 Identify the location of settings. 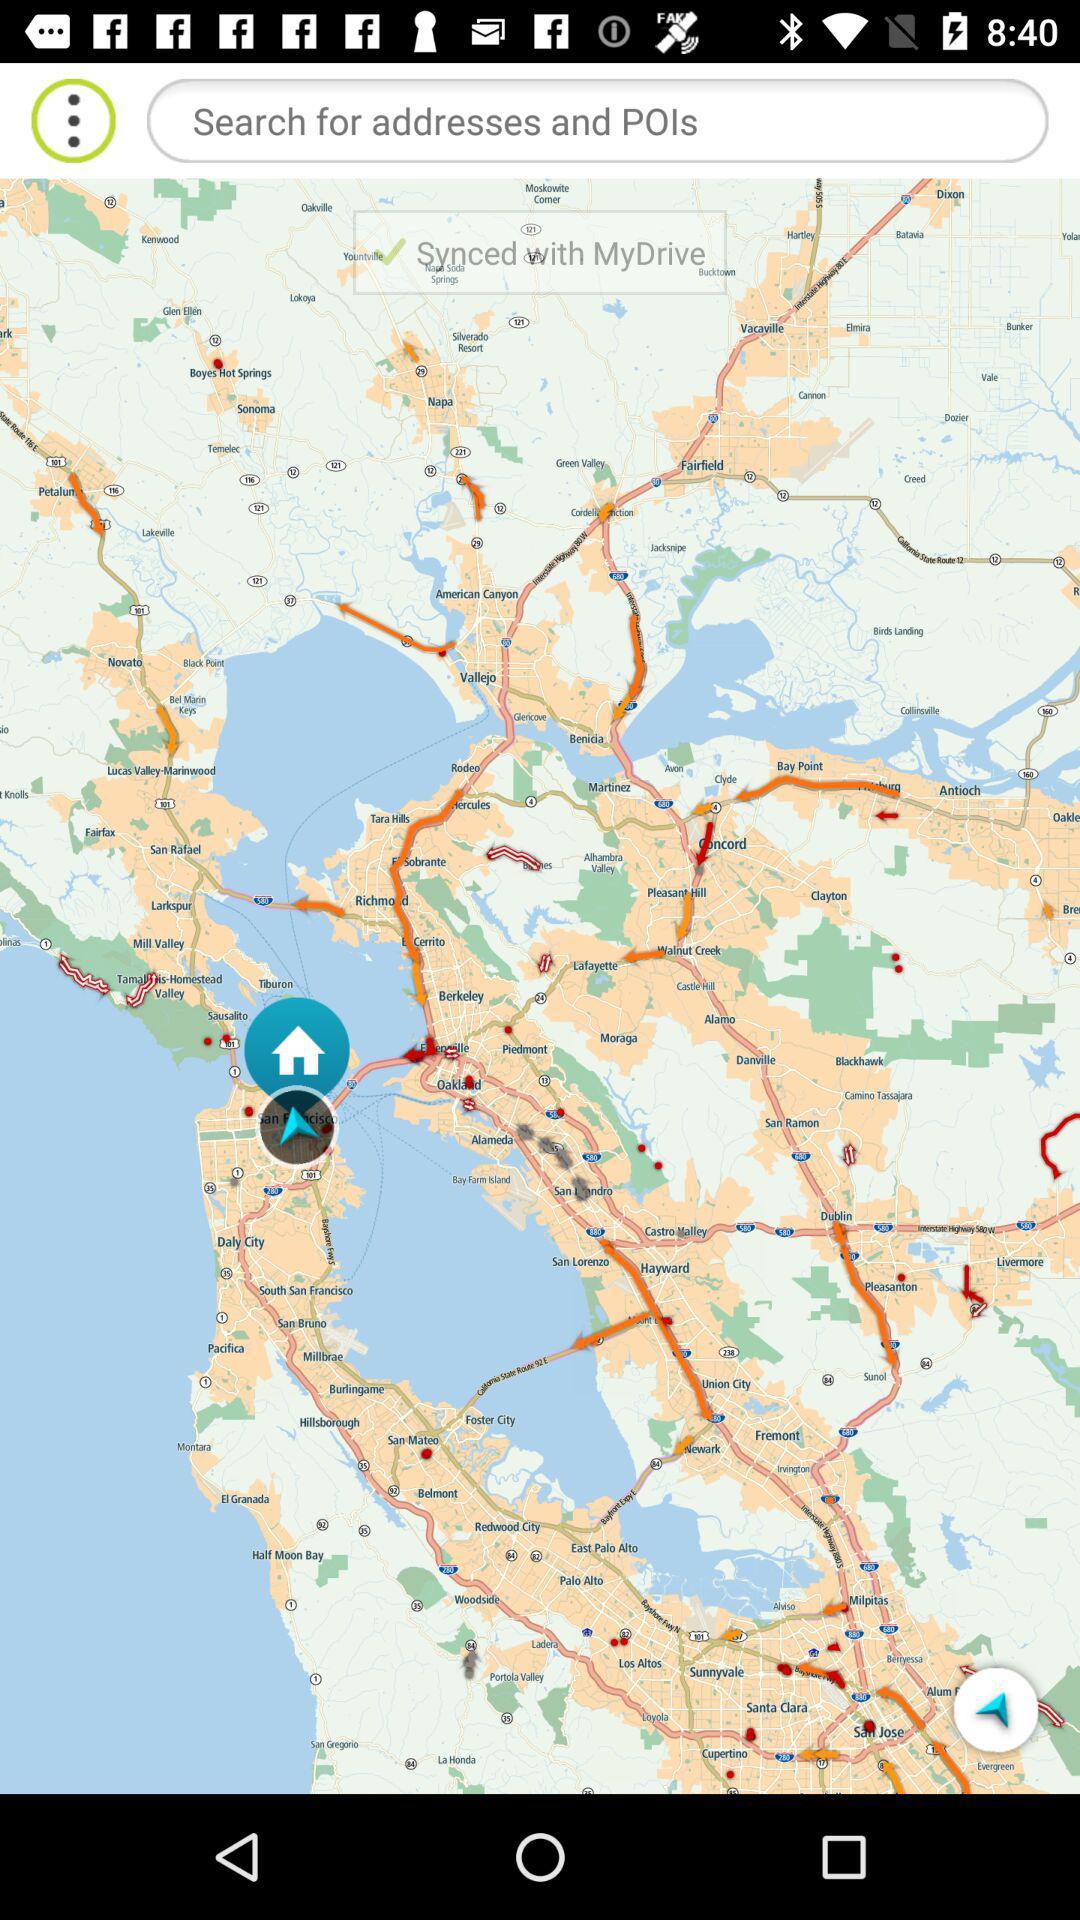
(72, 119).